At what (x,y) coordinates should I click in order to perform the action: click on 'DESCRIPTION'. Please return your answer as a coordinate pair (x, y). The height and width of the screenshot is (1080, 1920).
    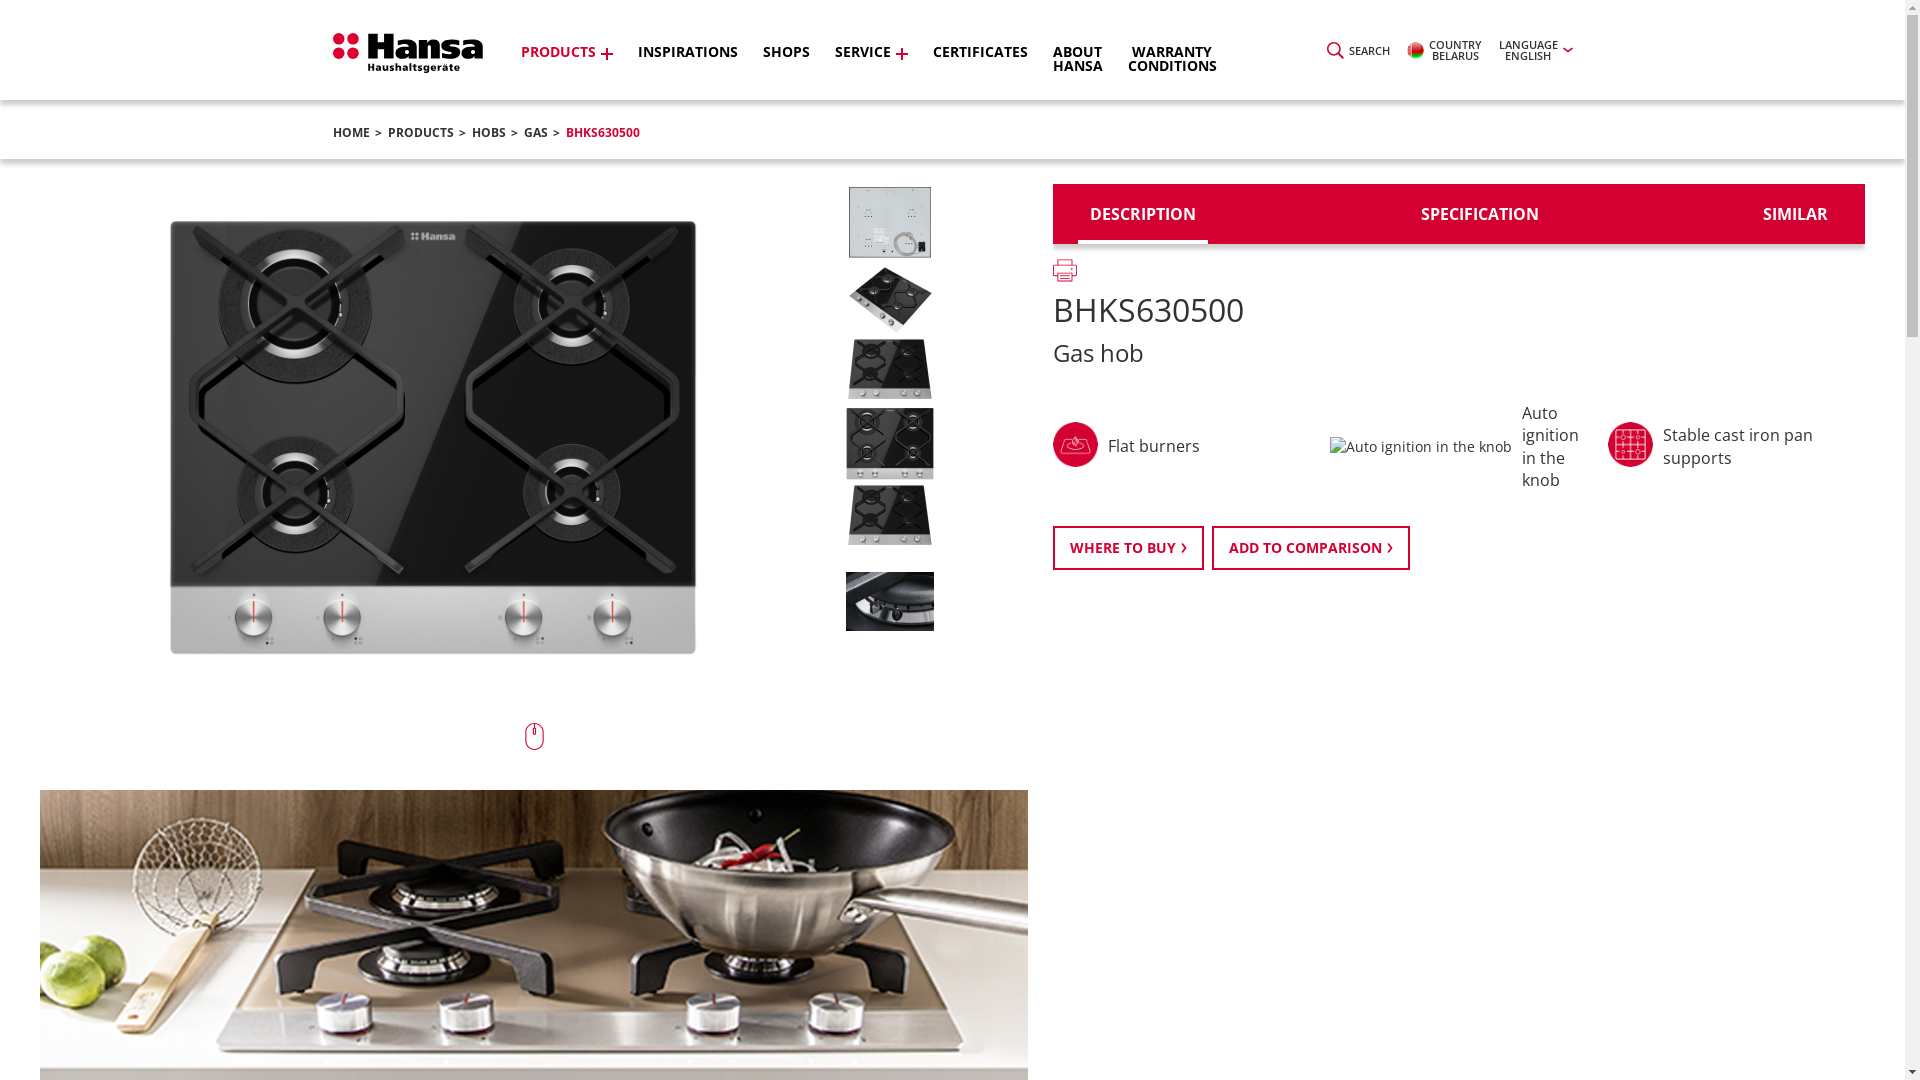
    Looking at the image, I should click on (1142, 213).